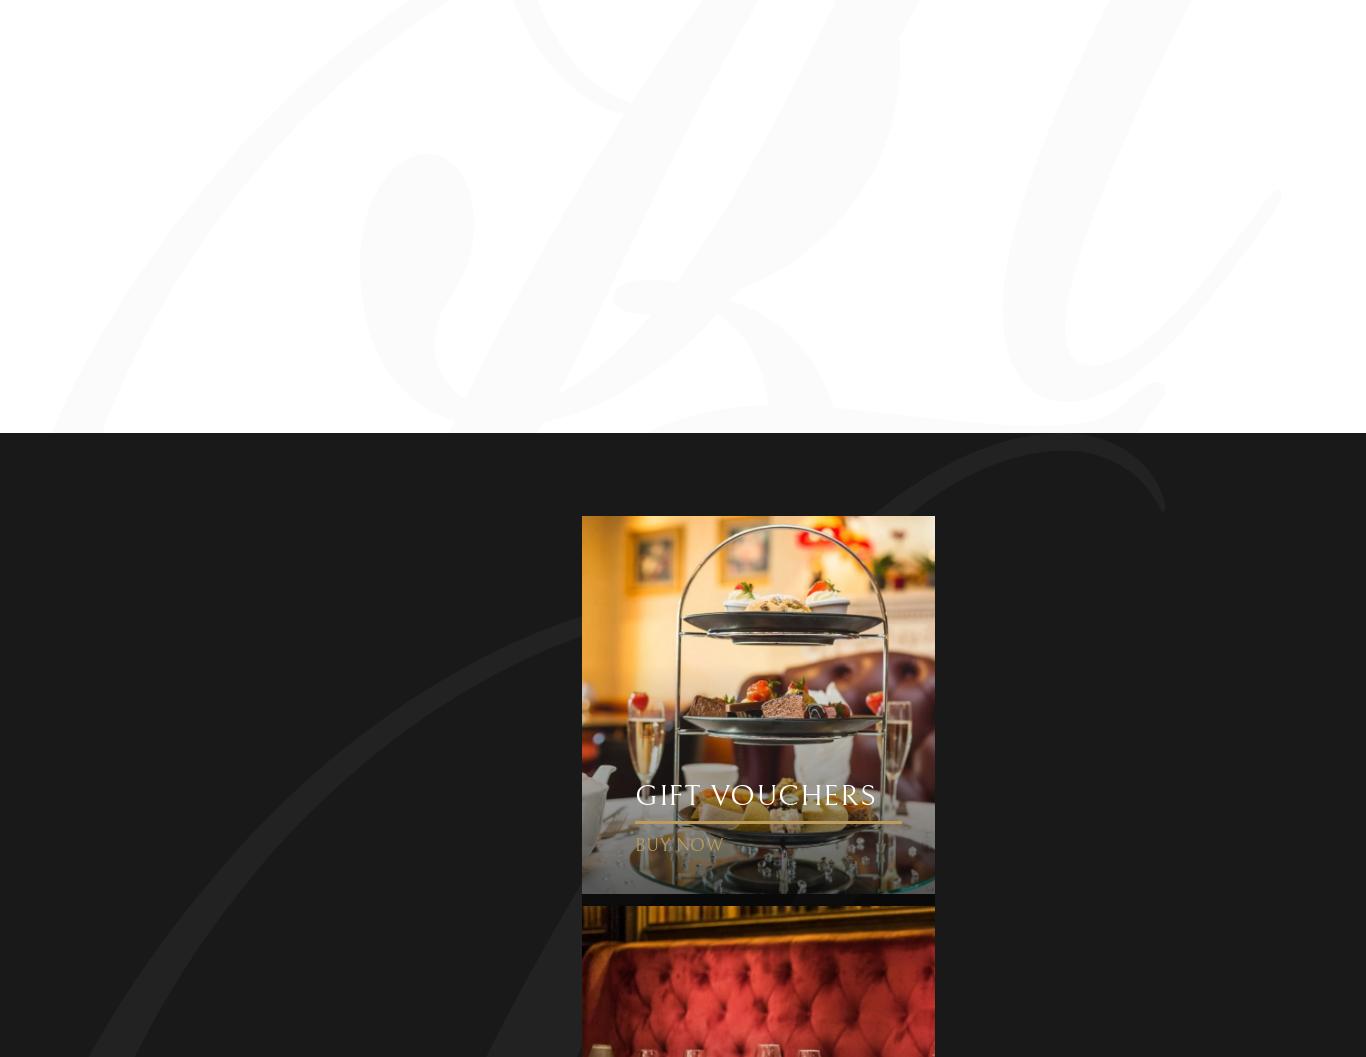 The image size is (1366, 1057). What do you see at coordinates (277, 276) in the screenshot?
I see `'Hotel Lobby & Afternoon Tea'` at bounding box center [277, 276].